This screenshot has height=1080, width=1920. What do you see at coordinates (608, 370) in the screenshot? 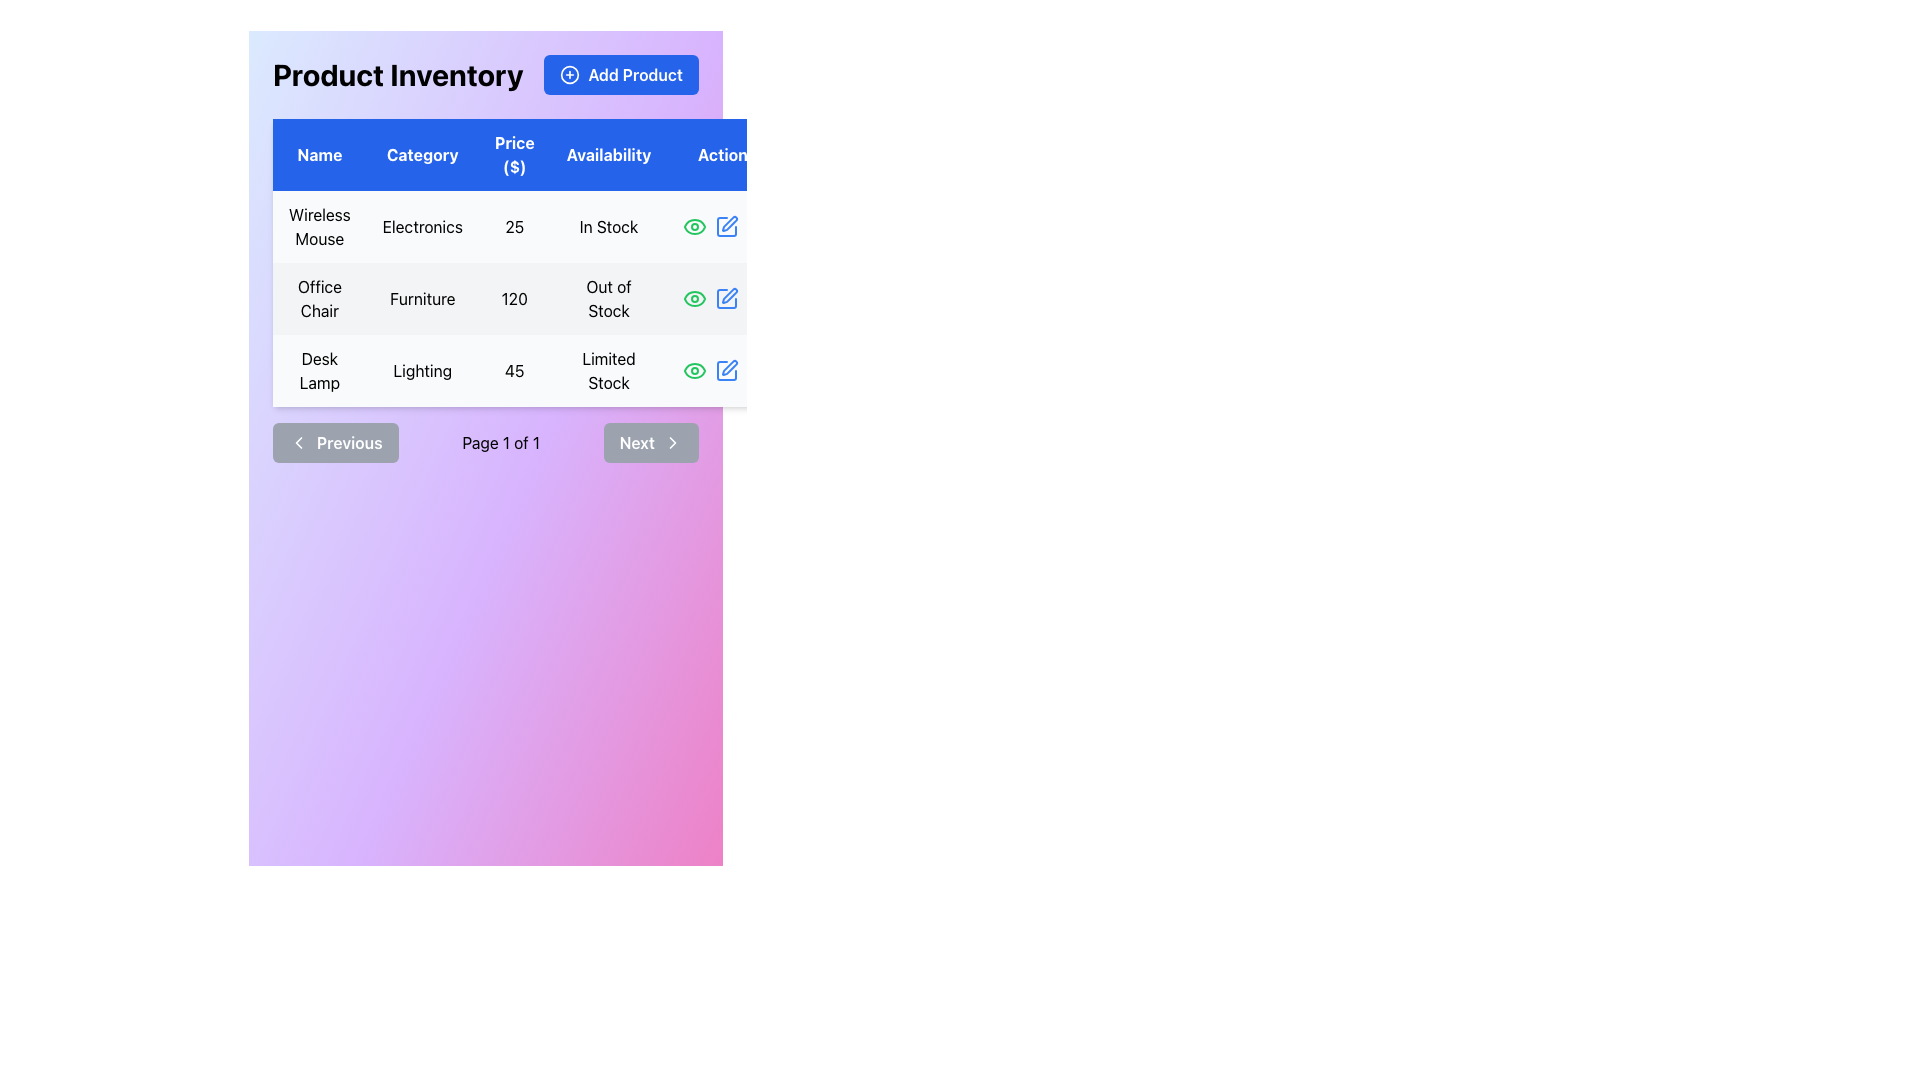
I see `the static text label indicating the availability status of an item in stock, which displays 'Limited Stock' in the third row of the inventory table` at bounding box center [608, 370].